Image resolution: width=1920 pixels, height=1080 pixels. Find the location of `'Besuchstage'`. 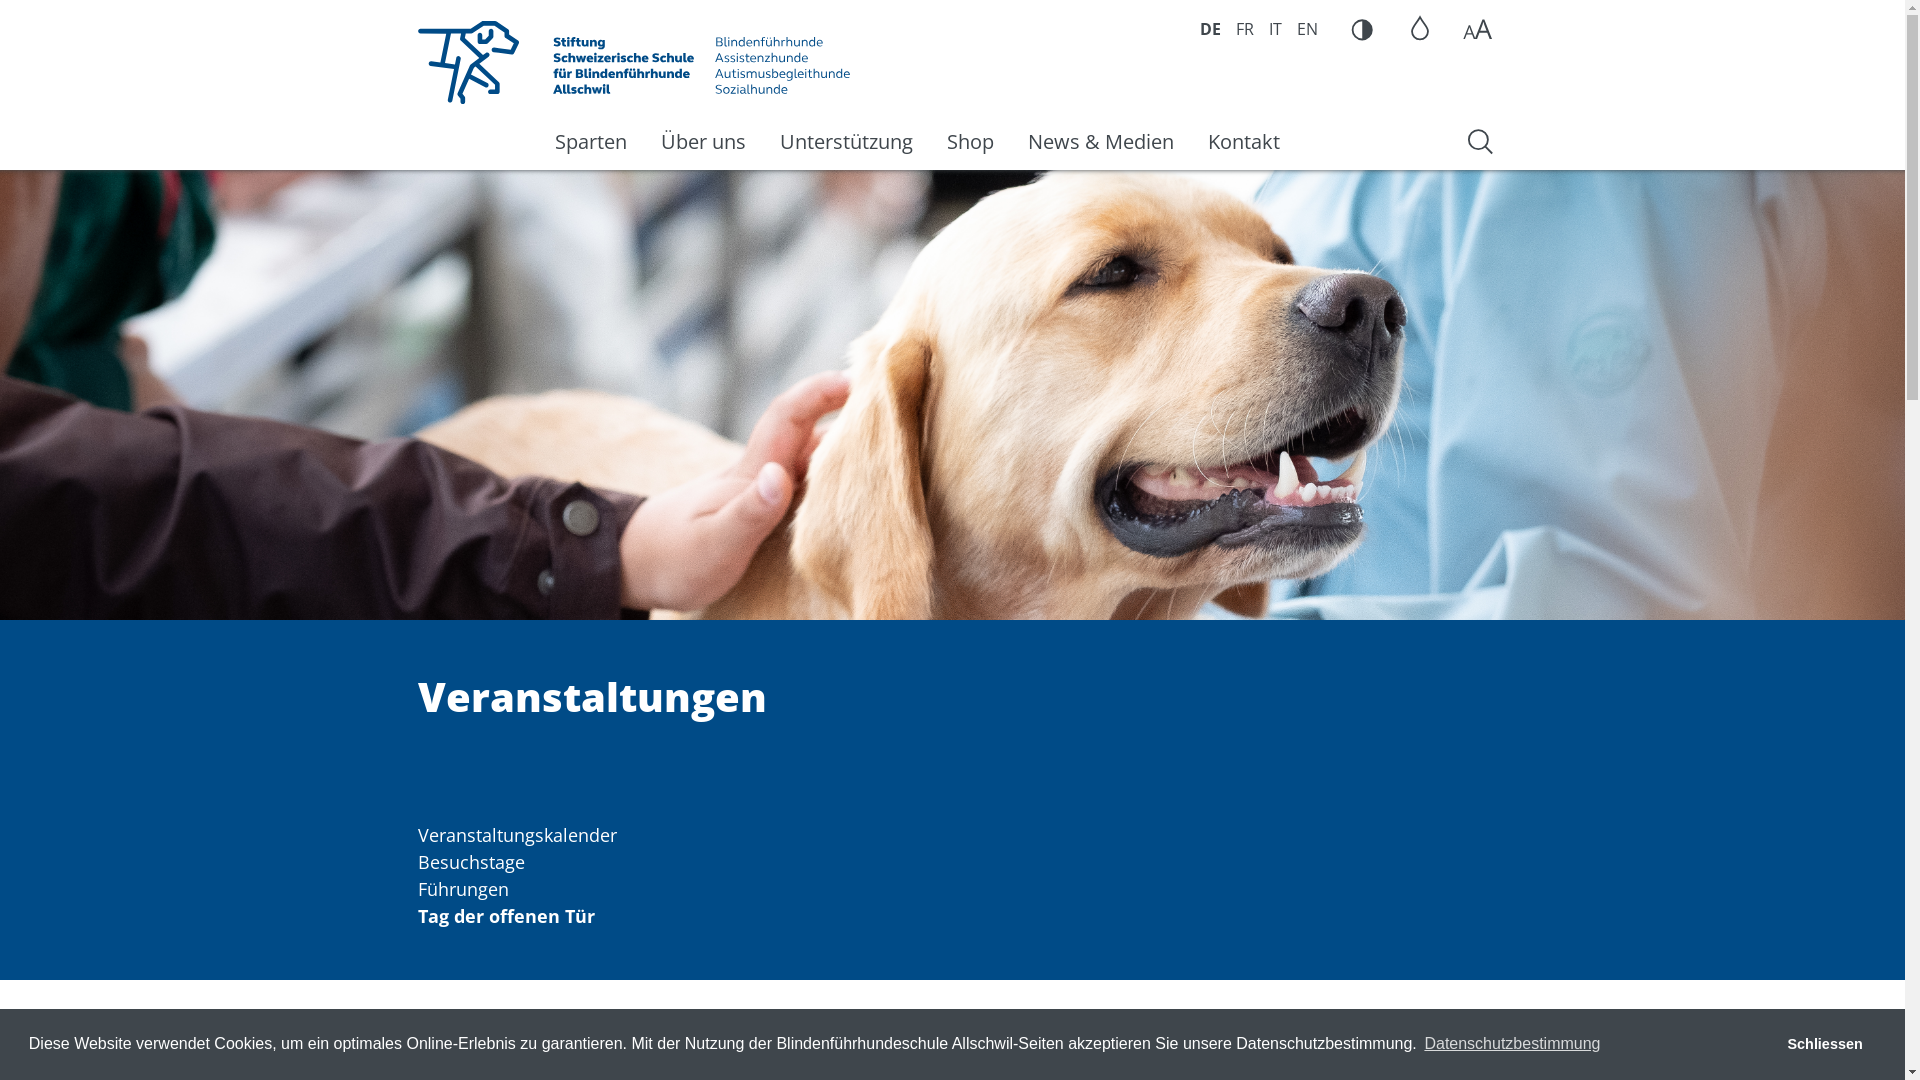

'Besuchstage' is located at coordinates (470, 860).